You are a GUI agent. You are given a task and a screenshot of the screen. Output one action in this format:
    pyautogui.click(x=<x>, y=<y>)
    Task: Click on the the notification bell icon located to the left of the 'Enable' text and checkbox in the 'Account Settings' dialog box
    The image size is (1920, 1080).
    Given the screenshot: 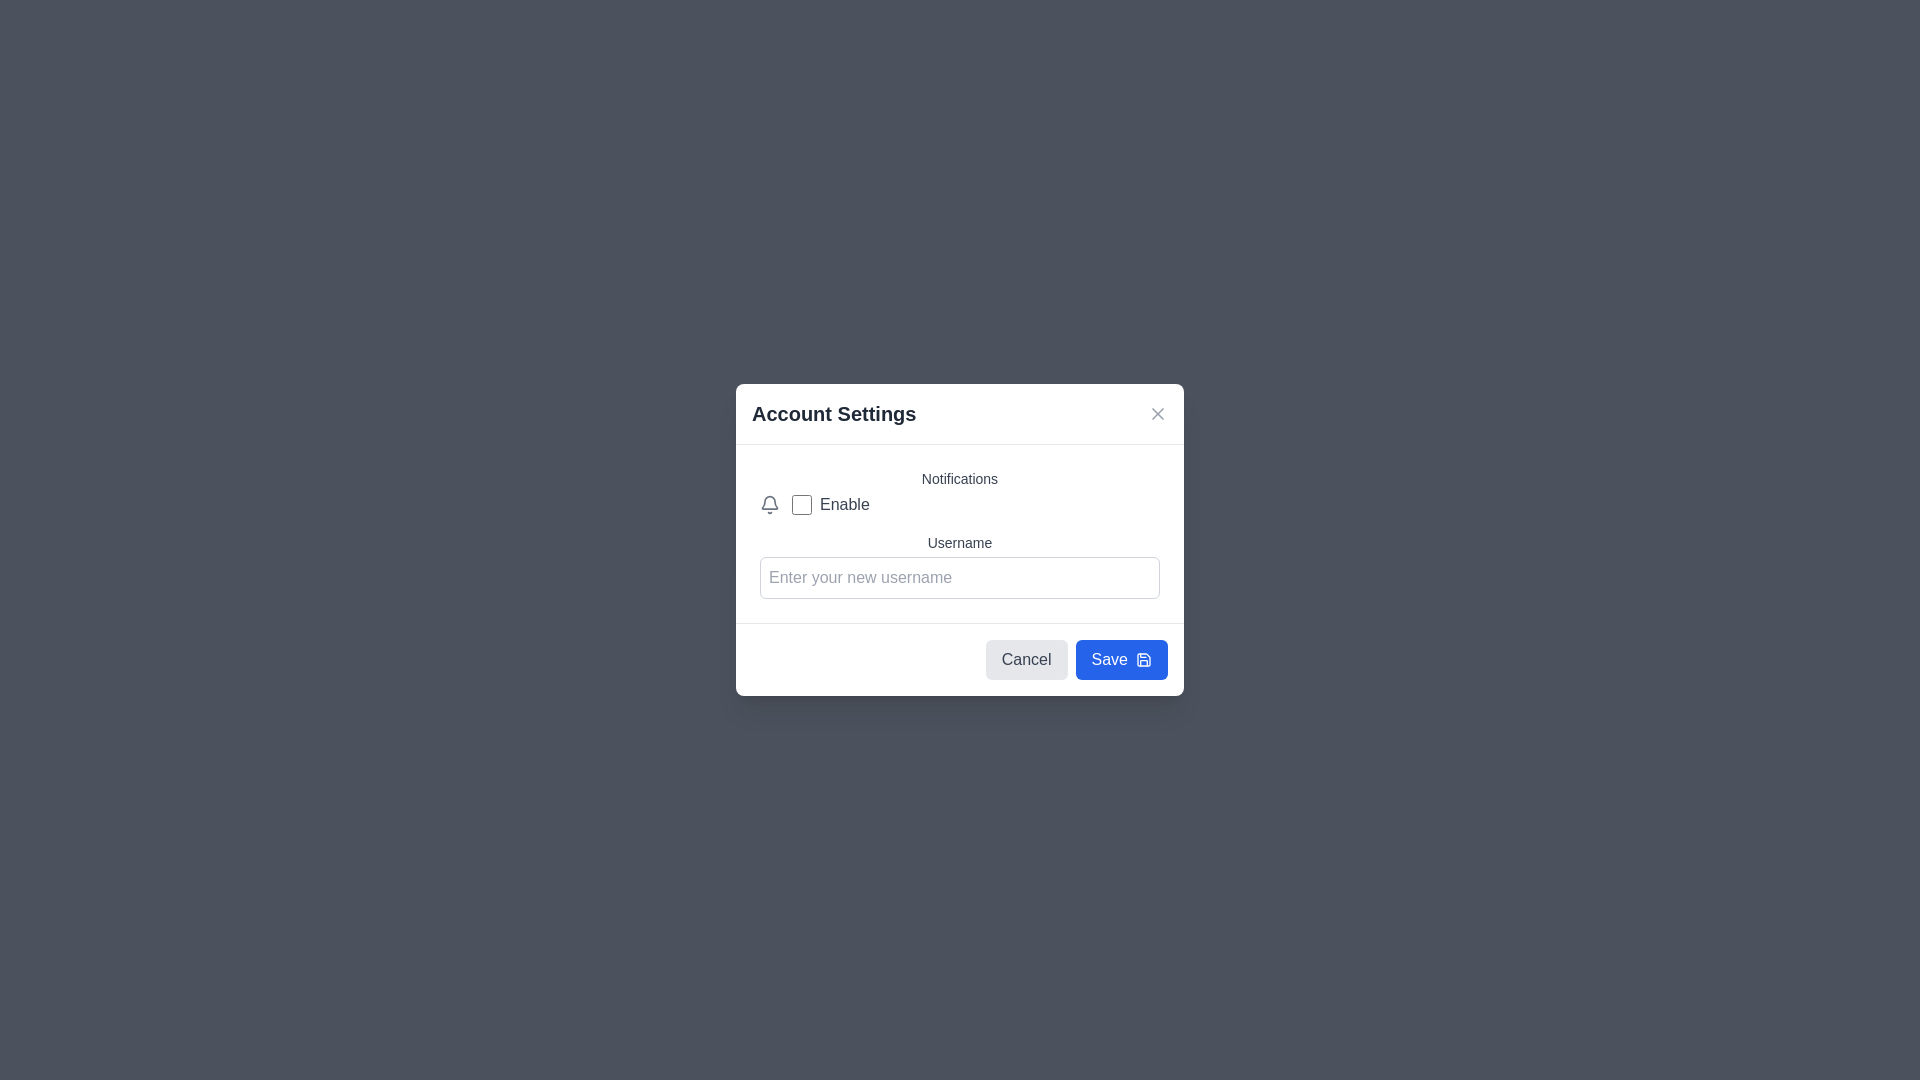 What is the action you would take?
    pyautogui.click(x=768, y=504)
    